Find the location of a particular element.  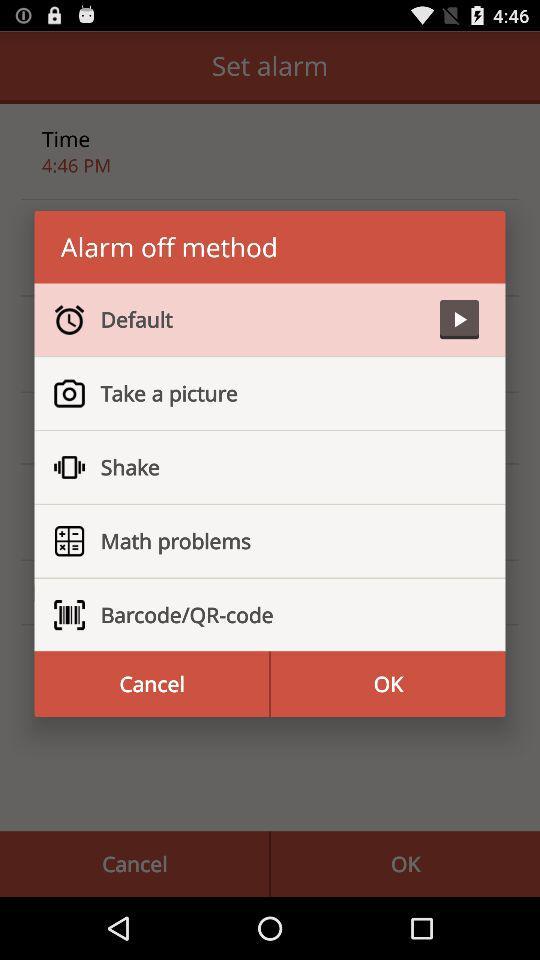

the shake app is located at coordinates (280, 467).